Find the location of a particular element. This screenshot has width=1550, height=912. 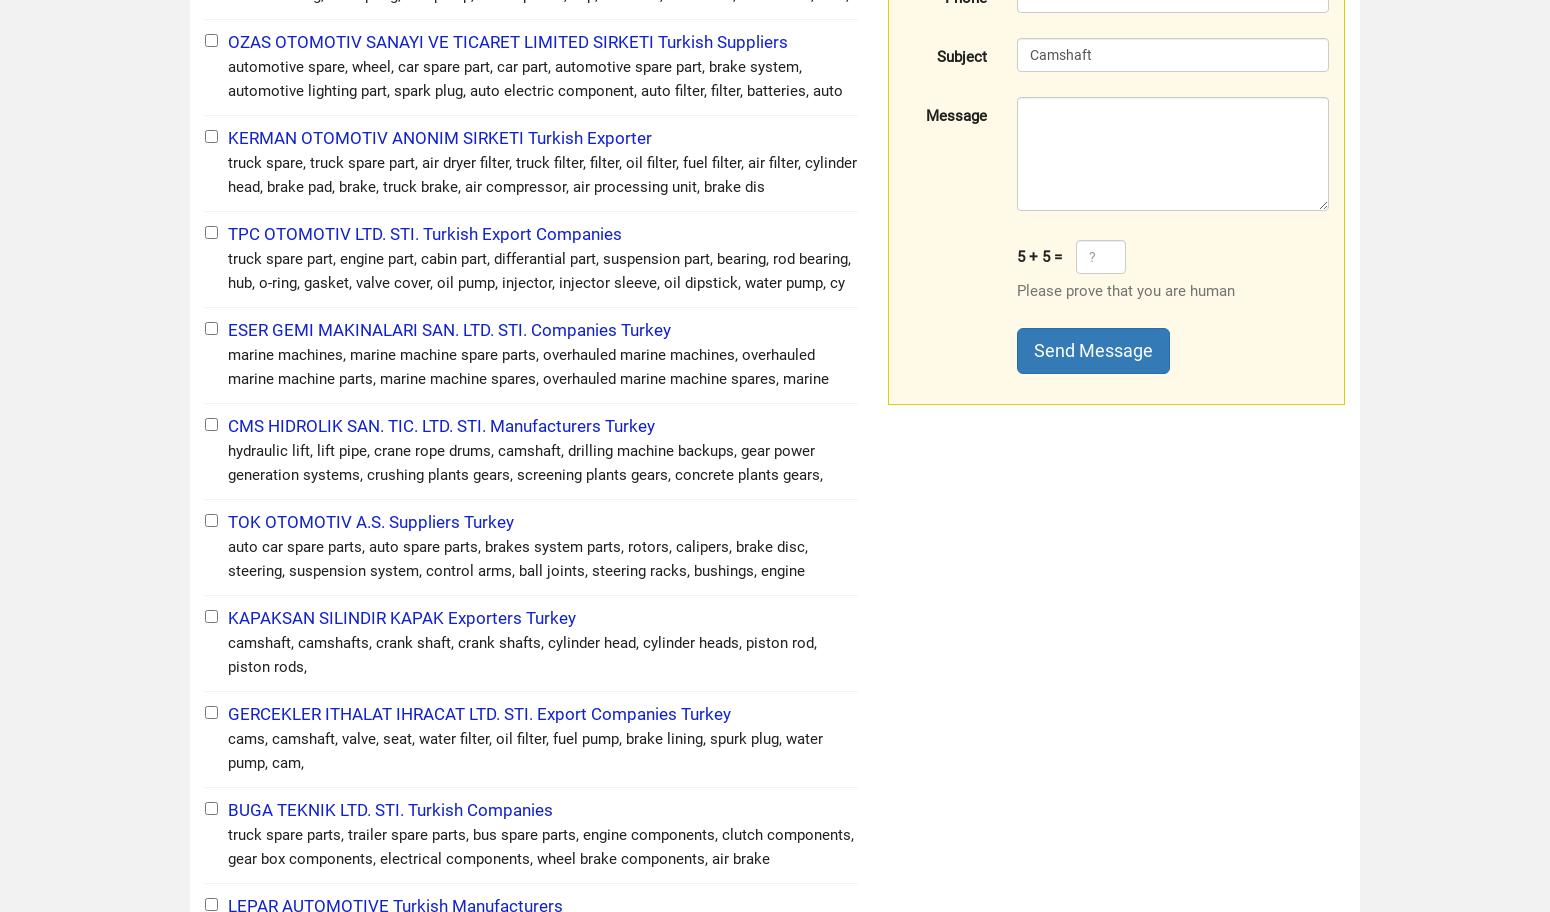

'hydraulic lift, lift pipe, crane rope drums, camshaft, drilling machine backups, gear power generation systems, crushing plants gears, screening plants gears, concrete plants gears, business machine g' is located at coordinates (524, 473).